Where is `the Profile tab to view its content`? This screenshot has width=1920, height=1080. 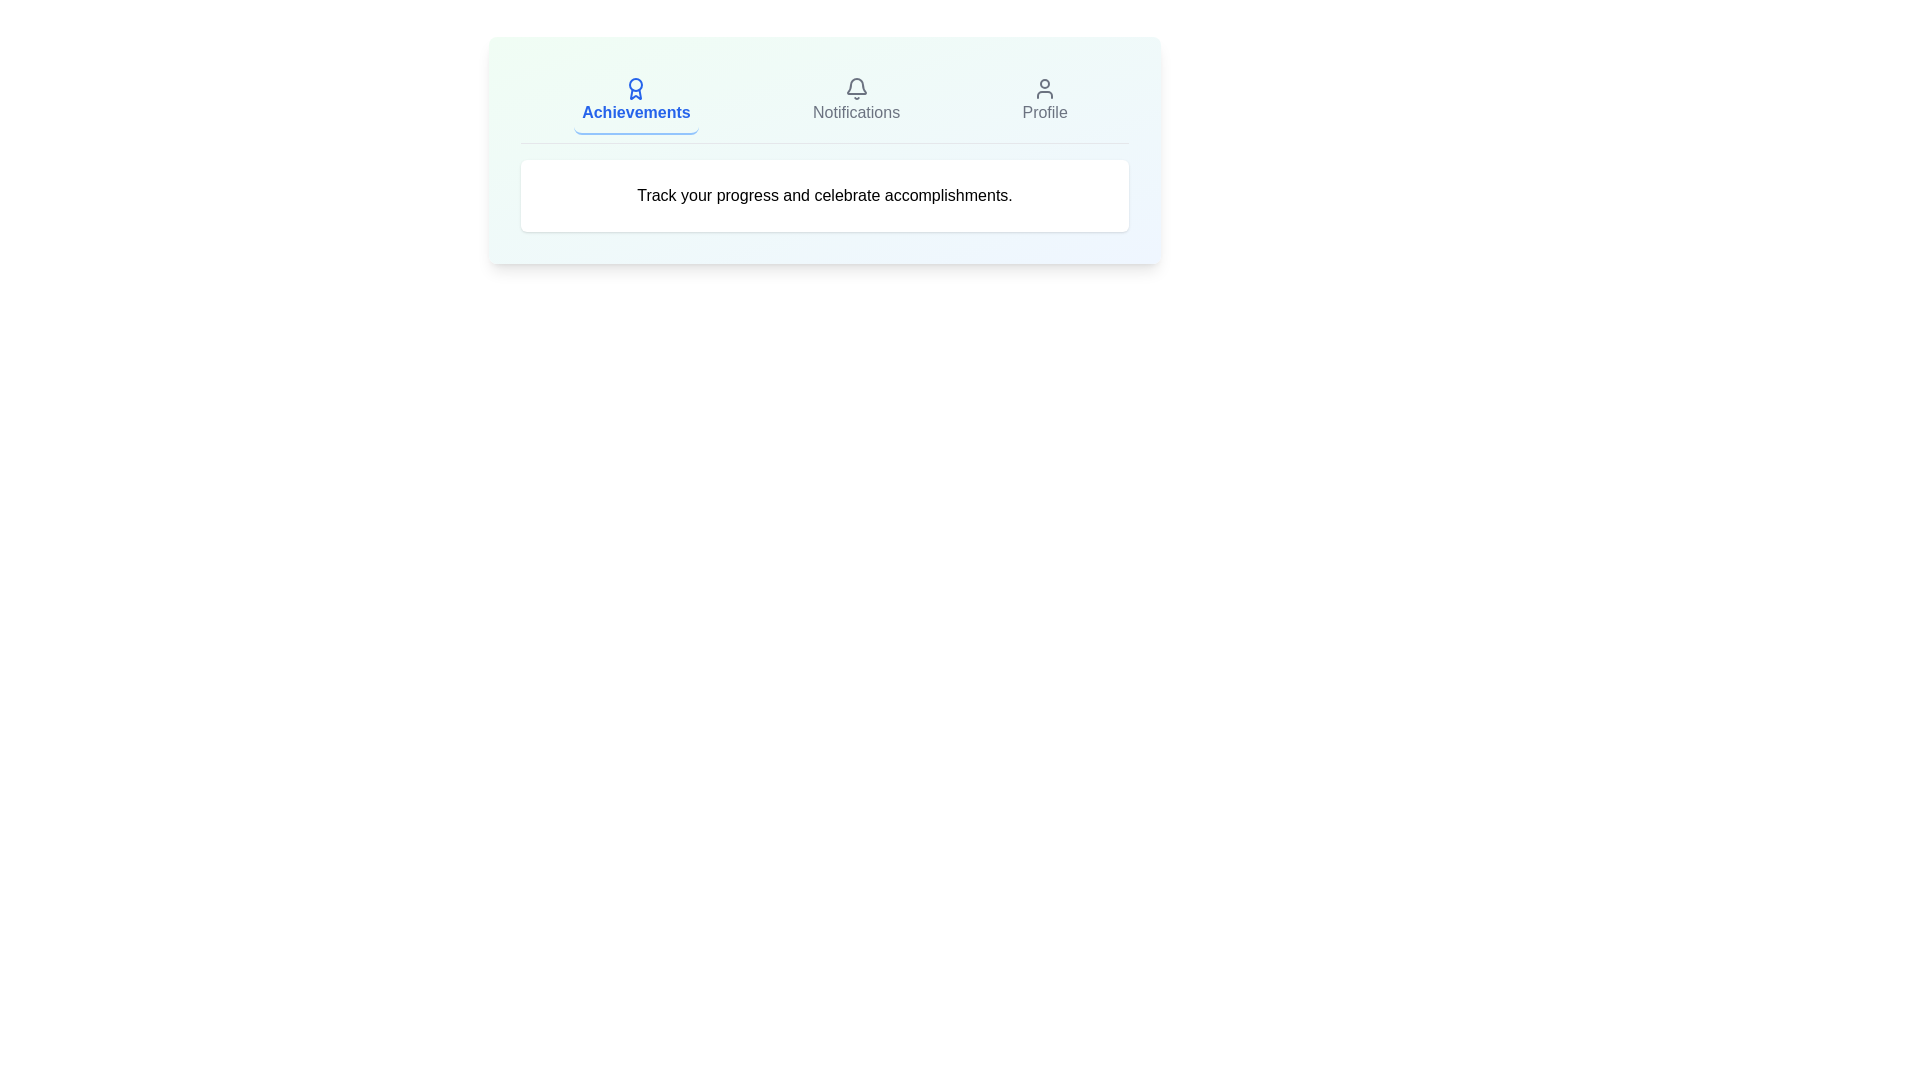 the Profile tab to view its content is located at coordinates (1044, 101).